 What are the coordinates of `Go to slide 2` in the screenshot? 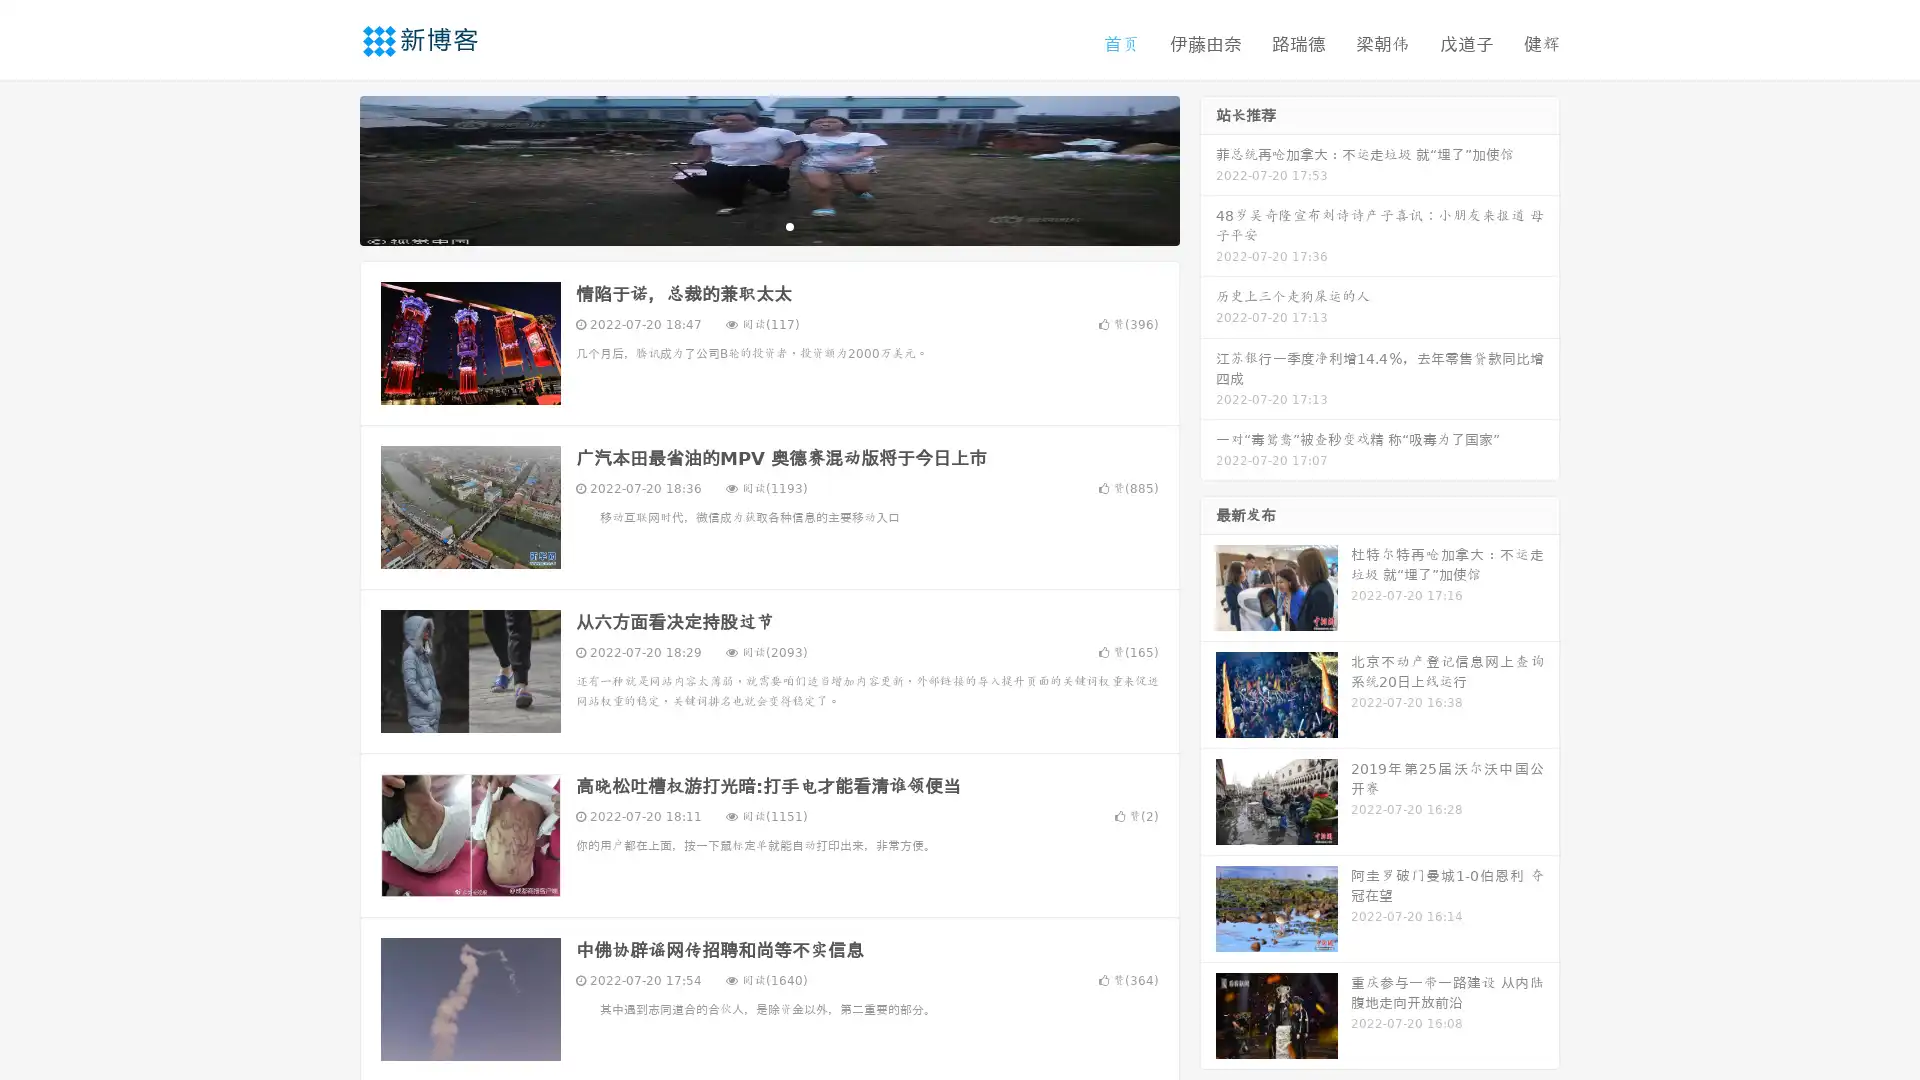 It's located at (768, 225).